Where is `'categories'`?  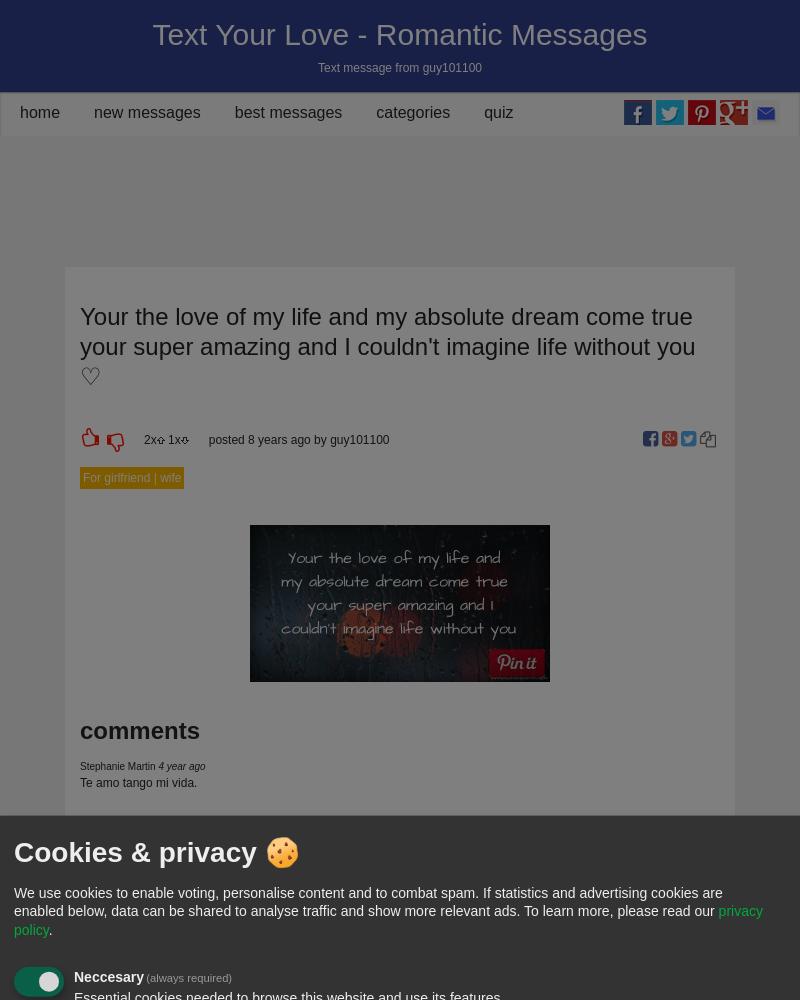 'categories' is located at coordinates (412, 111).